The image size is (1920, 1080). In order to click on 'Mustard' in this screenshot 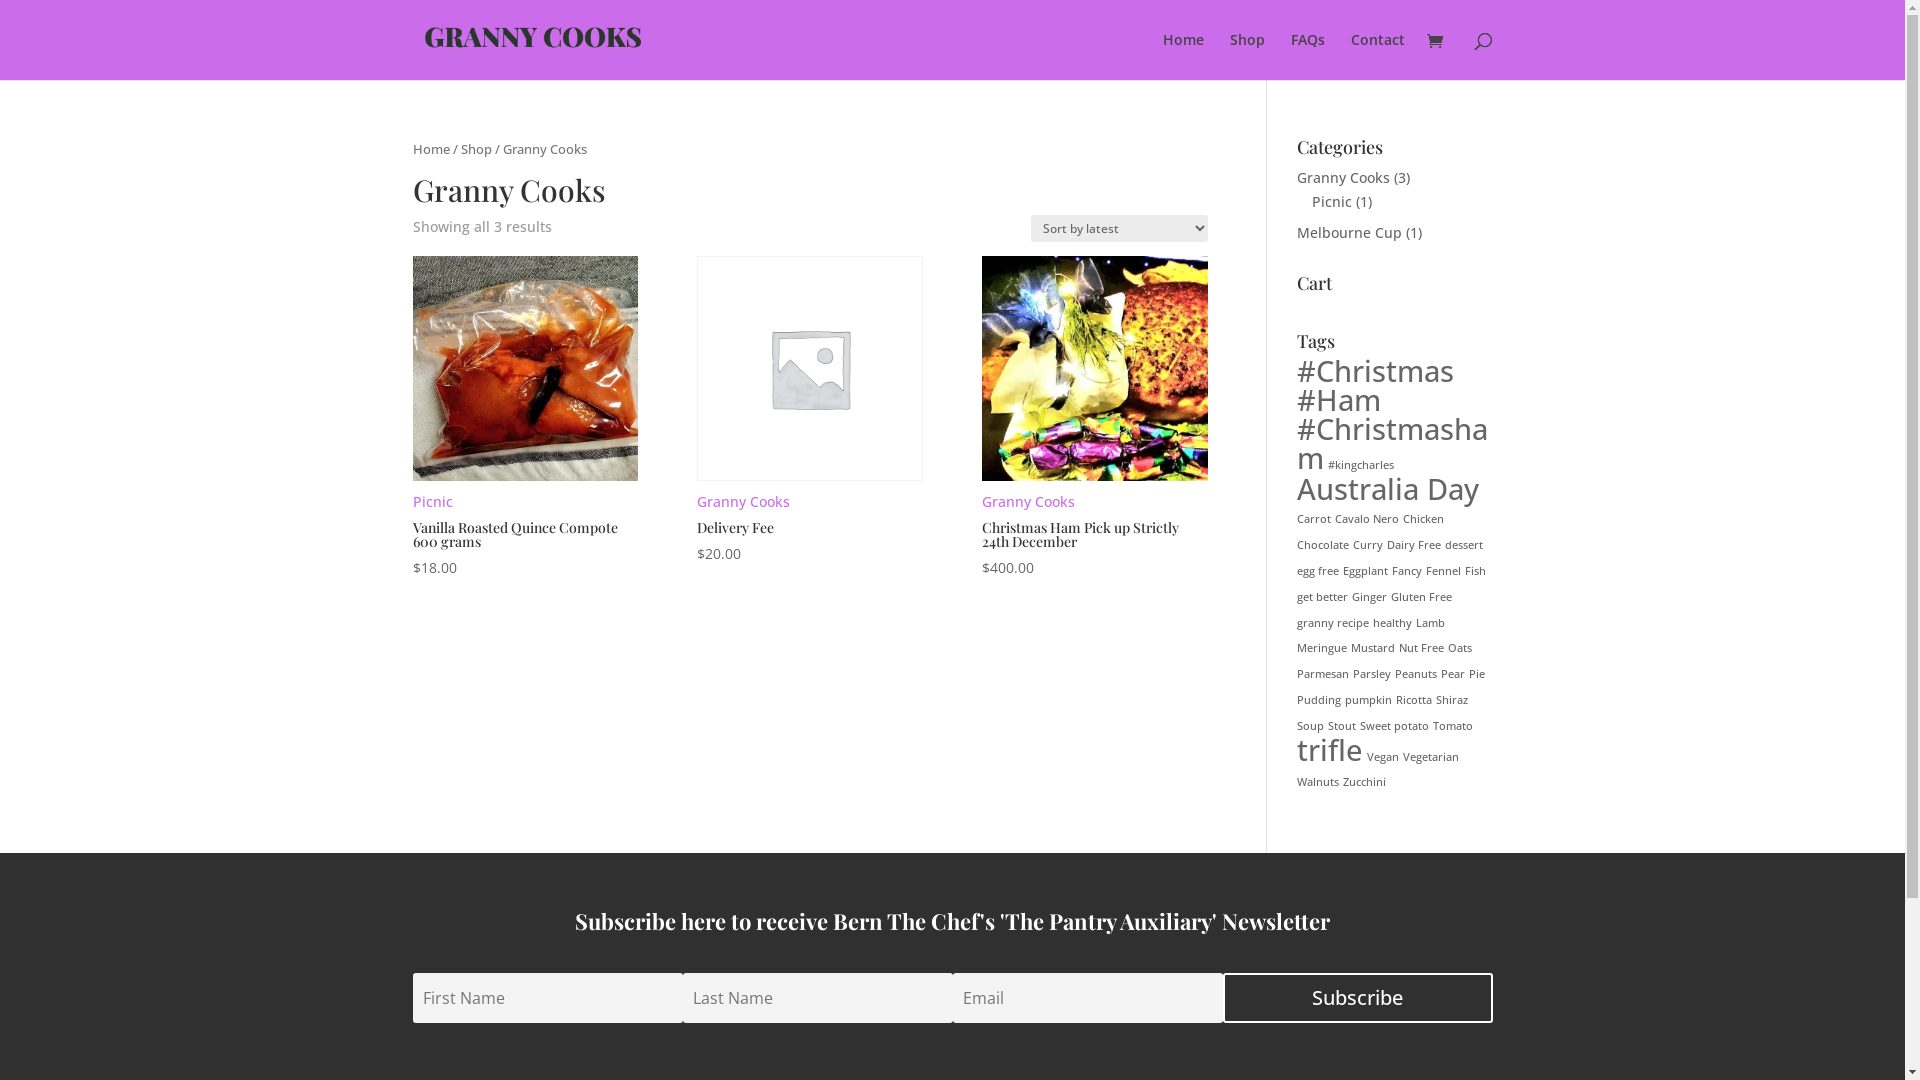, I will do `click(1371, 648)`.